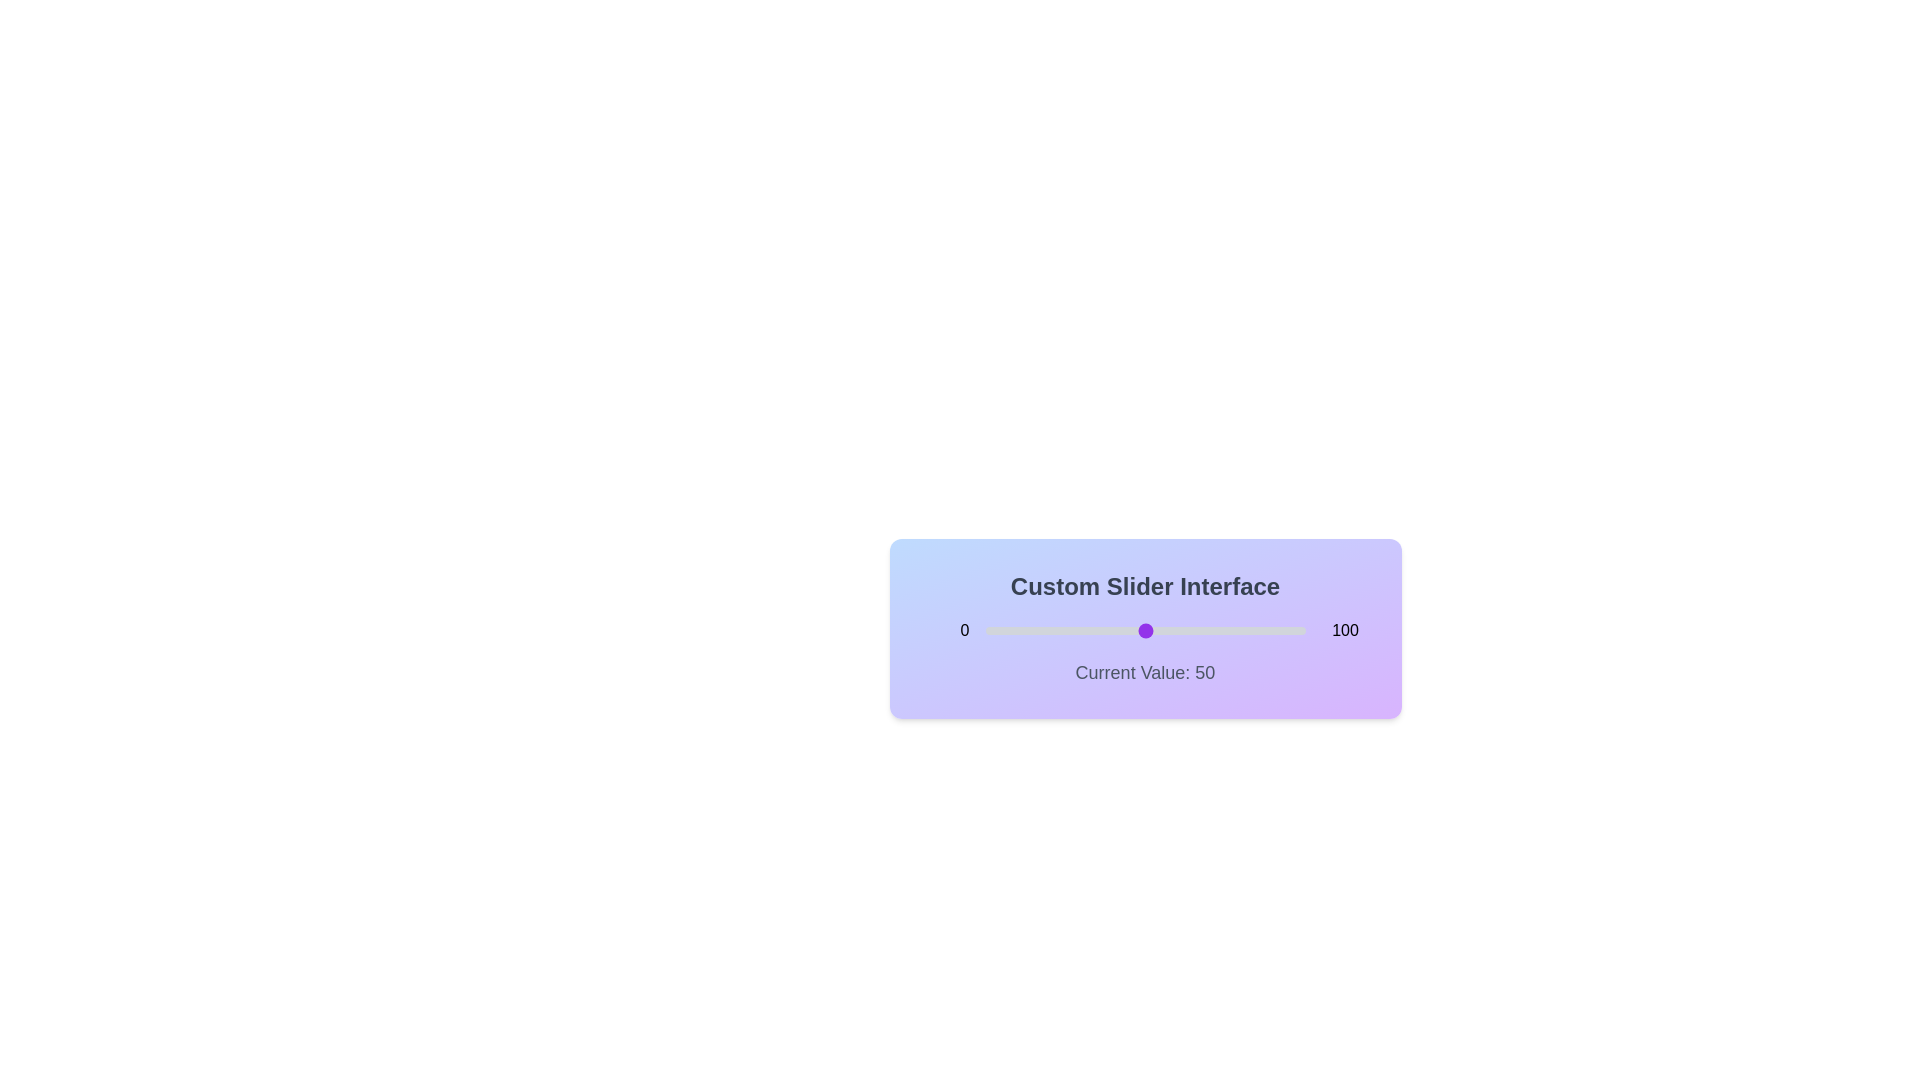  Describe the element at coordinates (1289, 631) in the screenshot. I see `the slider to set its value to 95` at that location.